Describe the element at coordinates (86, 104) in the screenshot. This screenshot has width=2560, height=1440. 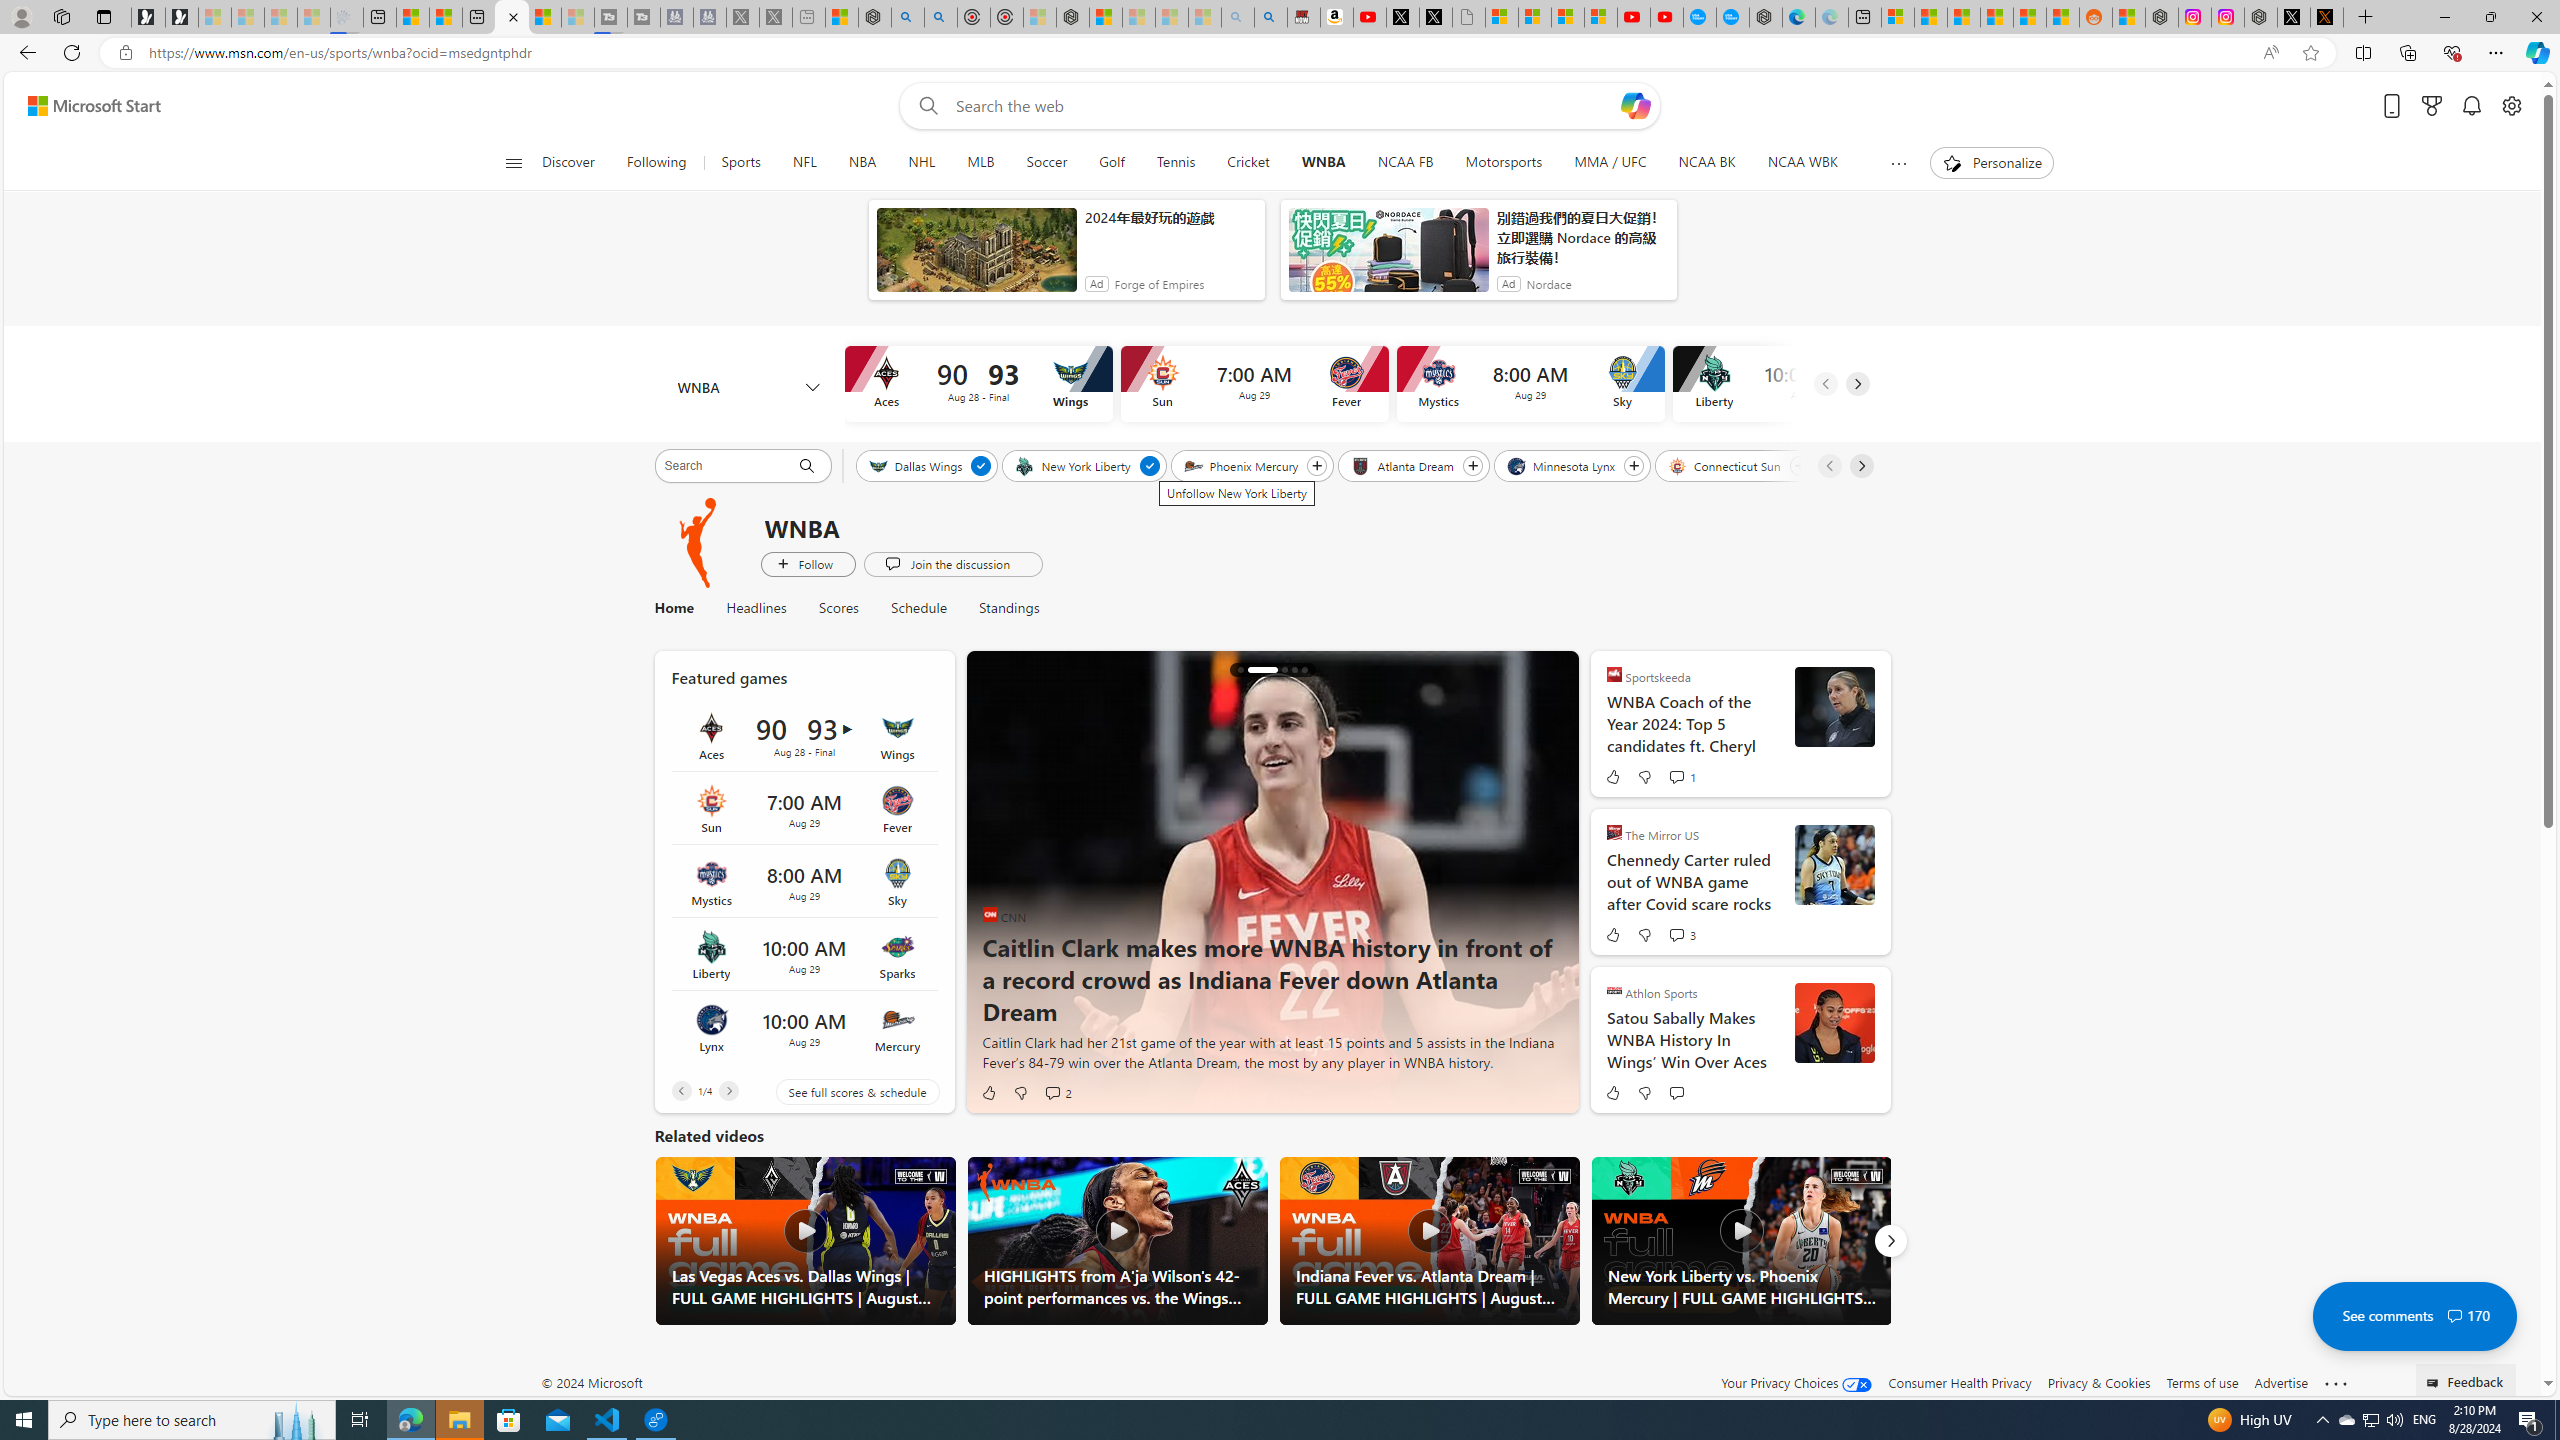
I see `'Skip to content'` at that location.